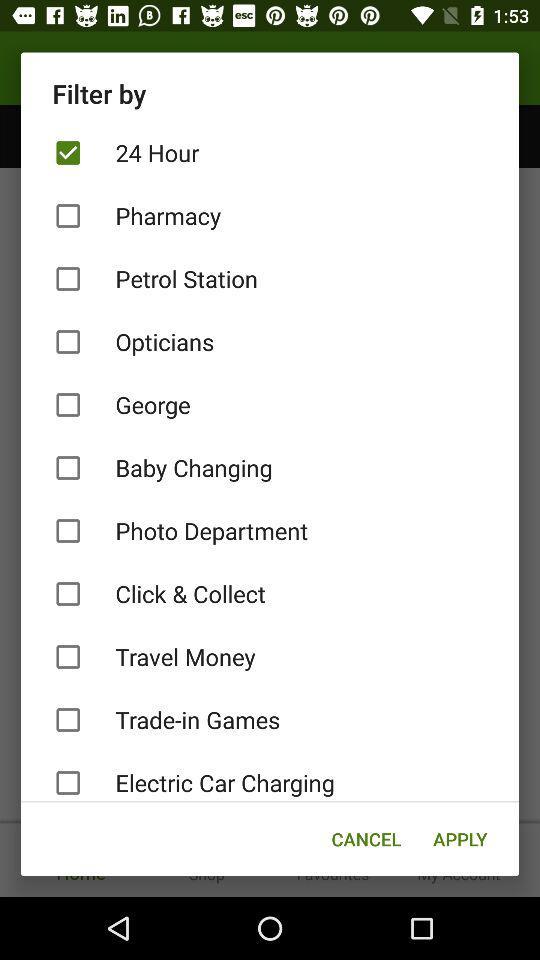 The height and width of the screenshot is (960, 540). I want to click on the icon below trade-in games icon, so click(270, 776).